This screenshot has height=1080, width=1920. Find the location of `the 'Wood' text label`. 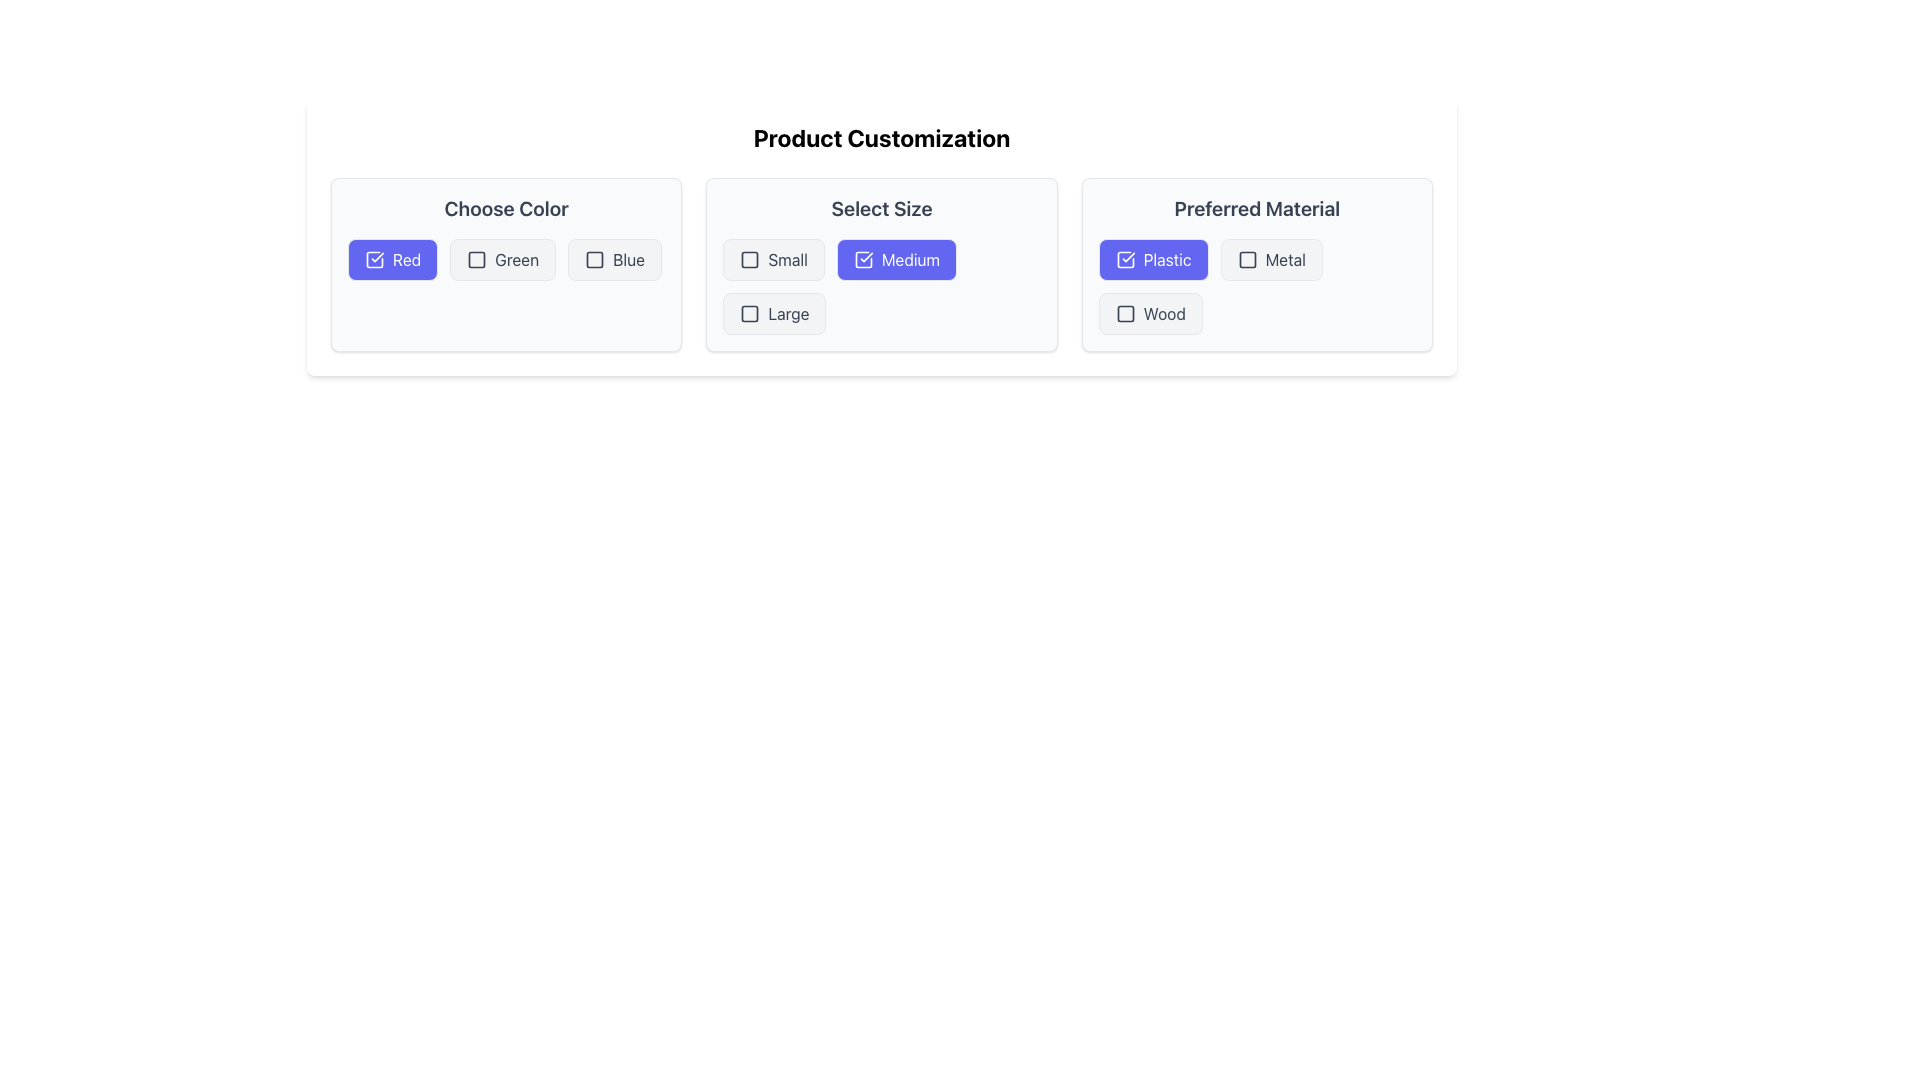

the 'Wood' text label is located at coordinates (1164, 313).